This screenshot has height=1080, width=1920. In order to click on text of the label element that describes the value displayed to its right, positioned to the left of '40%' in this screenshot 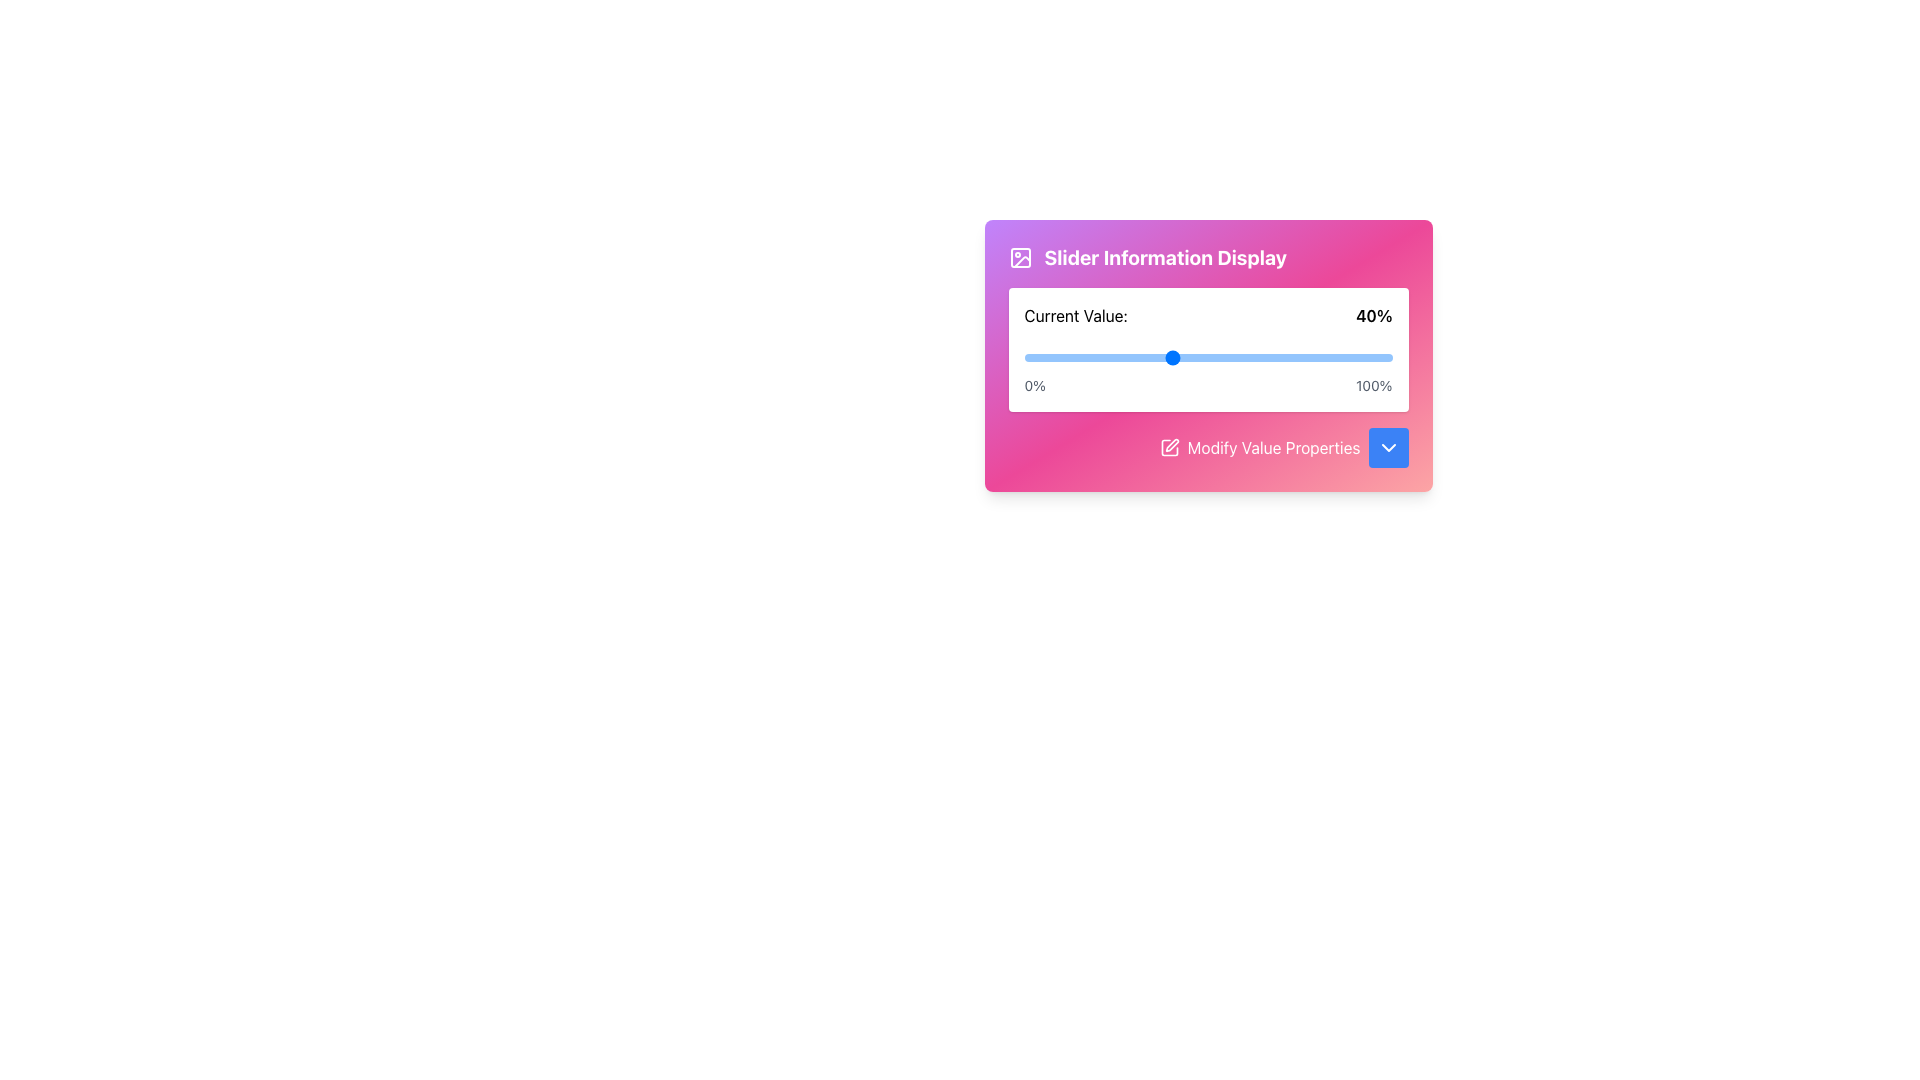, I will do `click(1075, 315)`.